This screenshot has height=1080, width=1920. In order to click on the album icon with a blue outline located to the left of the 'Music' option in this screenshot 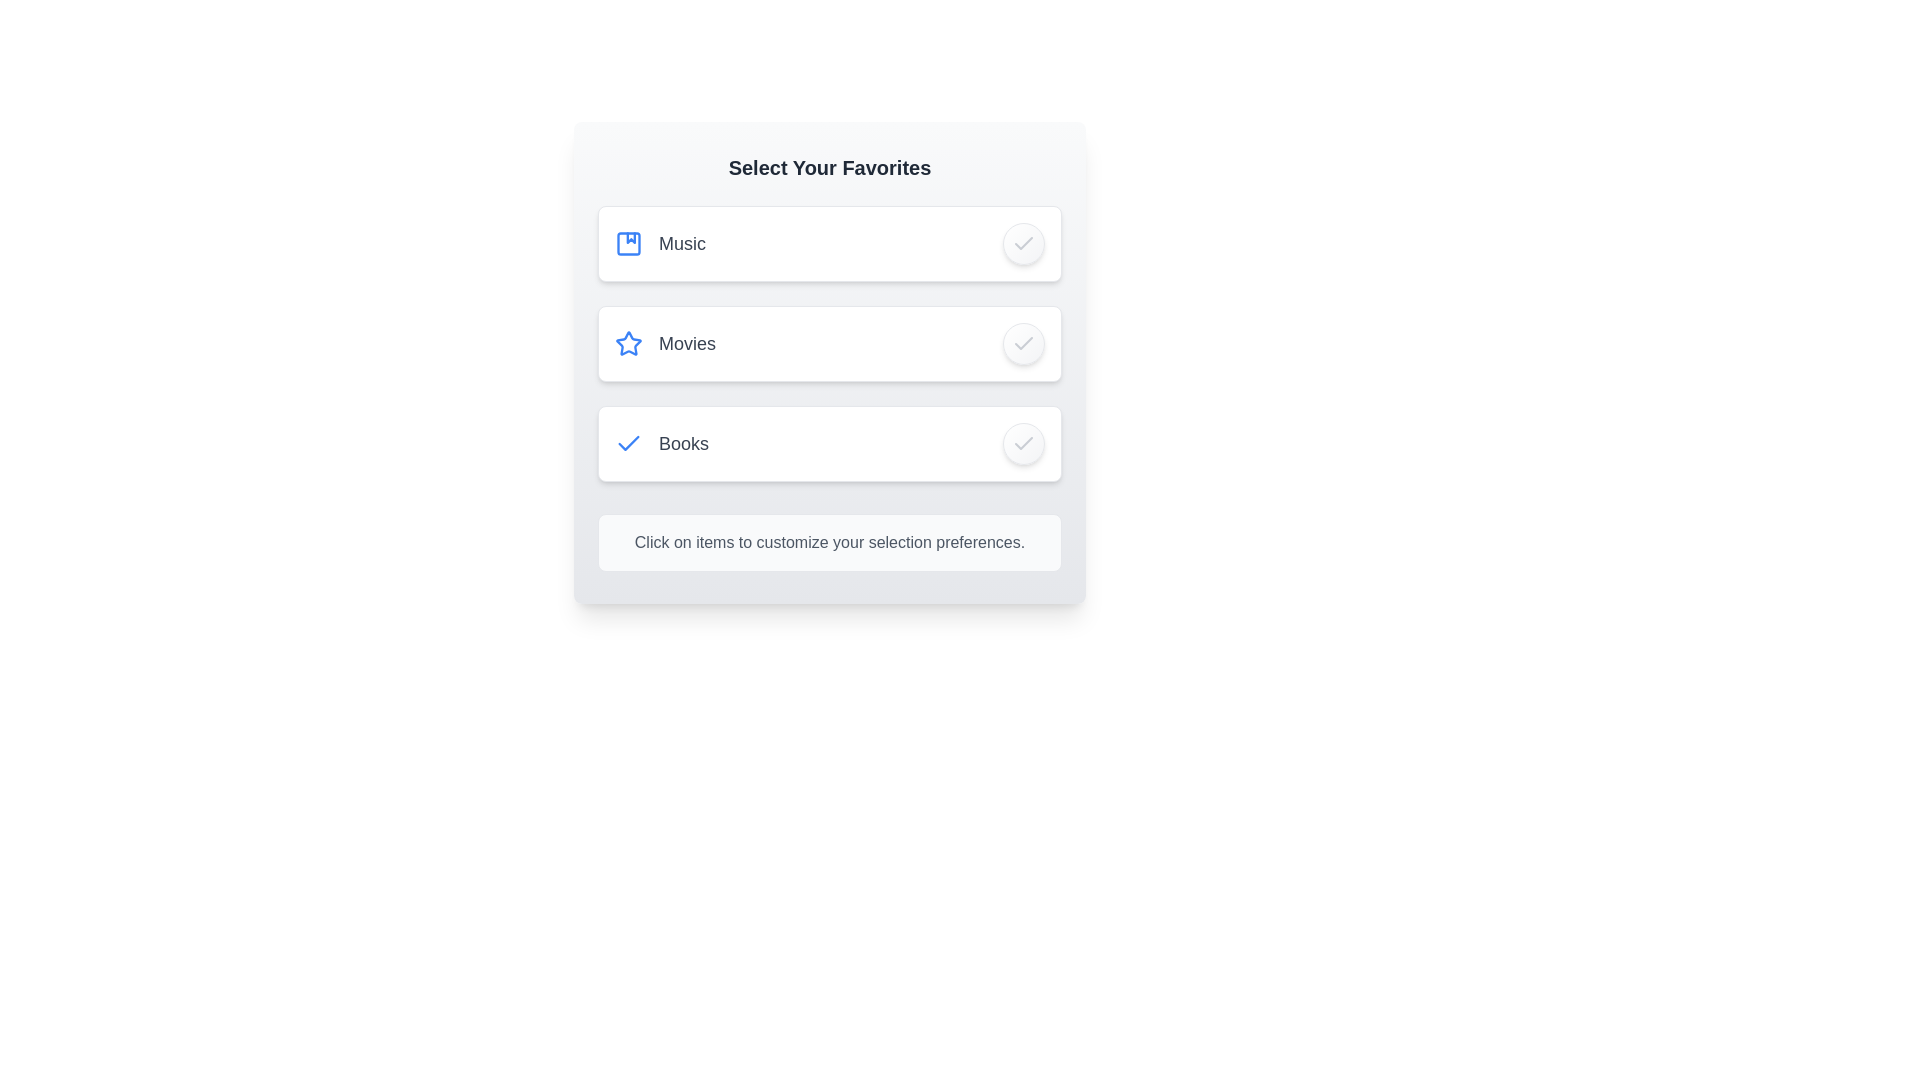, I will do `click(627, 242)`.